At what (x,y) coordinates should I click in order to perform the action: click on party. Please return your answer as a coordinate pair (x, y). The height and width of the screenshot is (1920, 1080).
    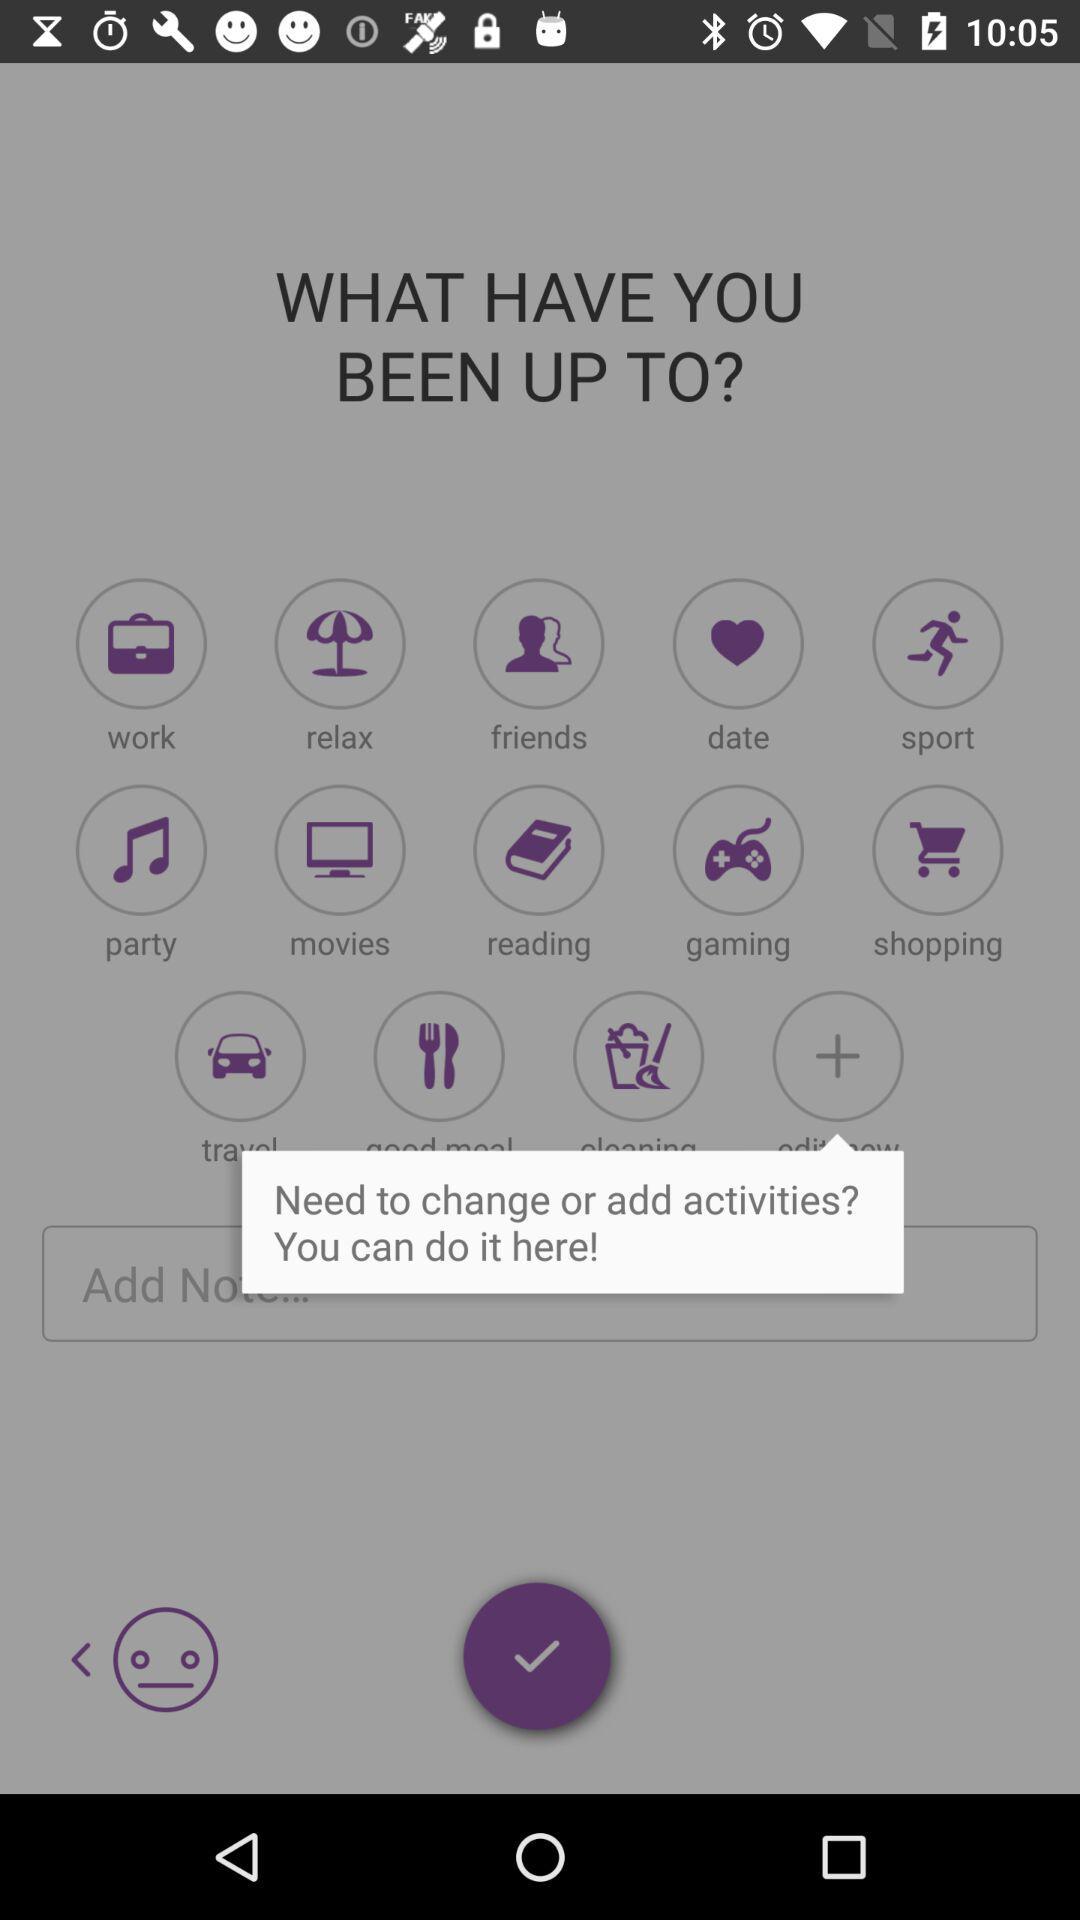
    Looking at the image, I should click on (140, 850).